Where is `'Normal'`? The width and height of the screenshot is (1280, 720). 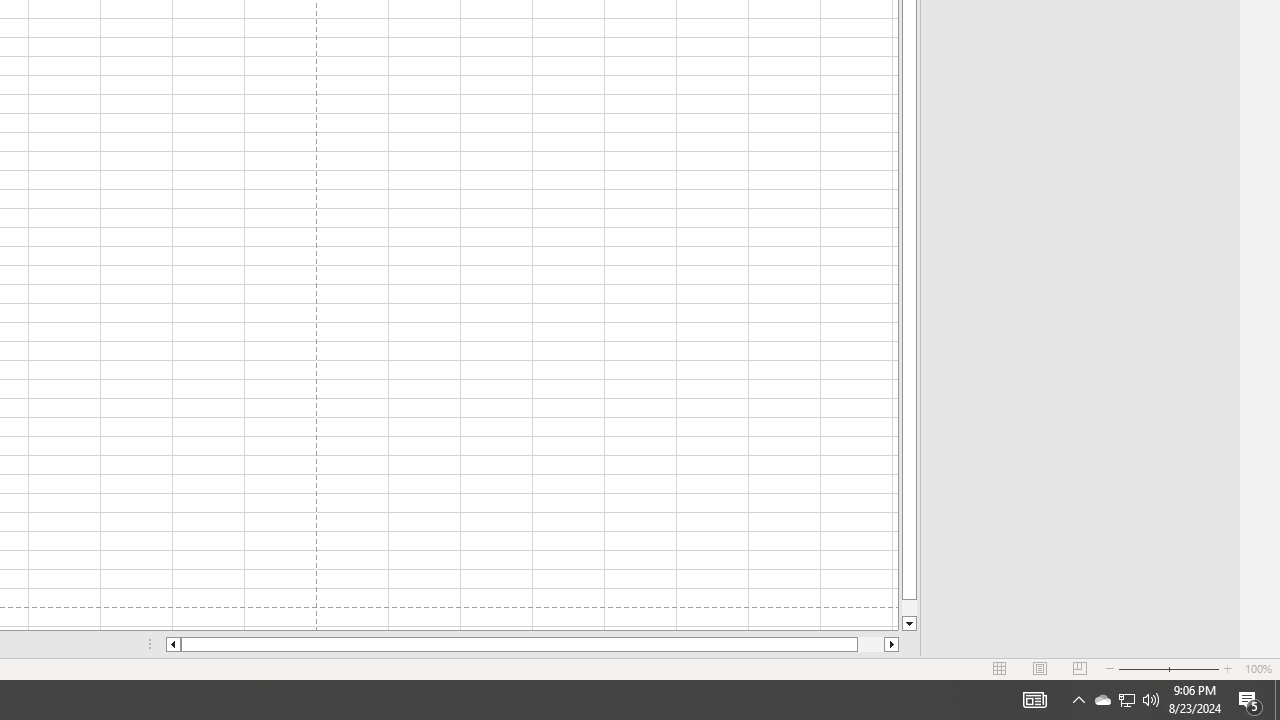
'Normal' is located at coordinates (1000, 669).